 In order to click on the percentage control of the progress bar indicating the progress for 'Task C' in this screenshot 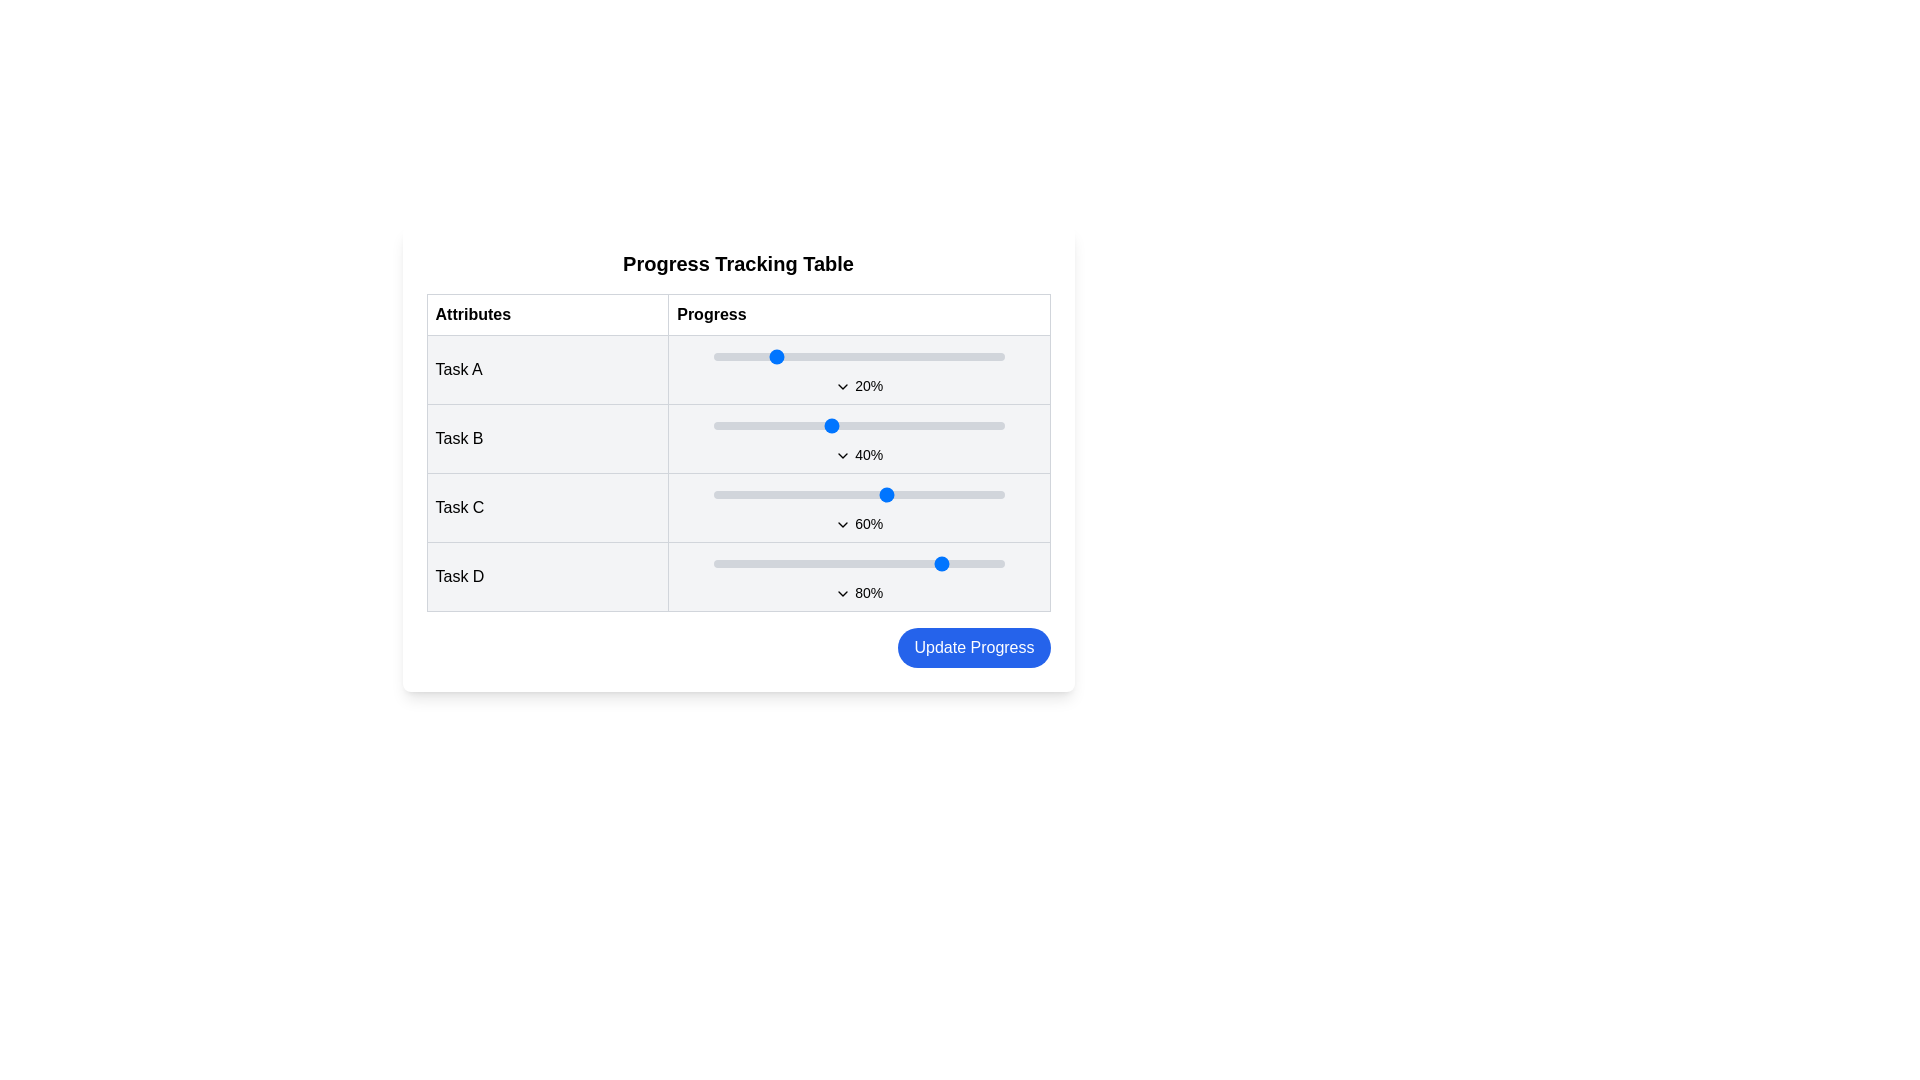, I will do `click(737, 507)`.